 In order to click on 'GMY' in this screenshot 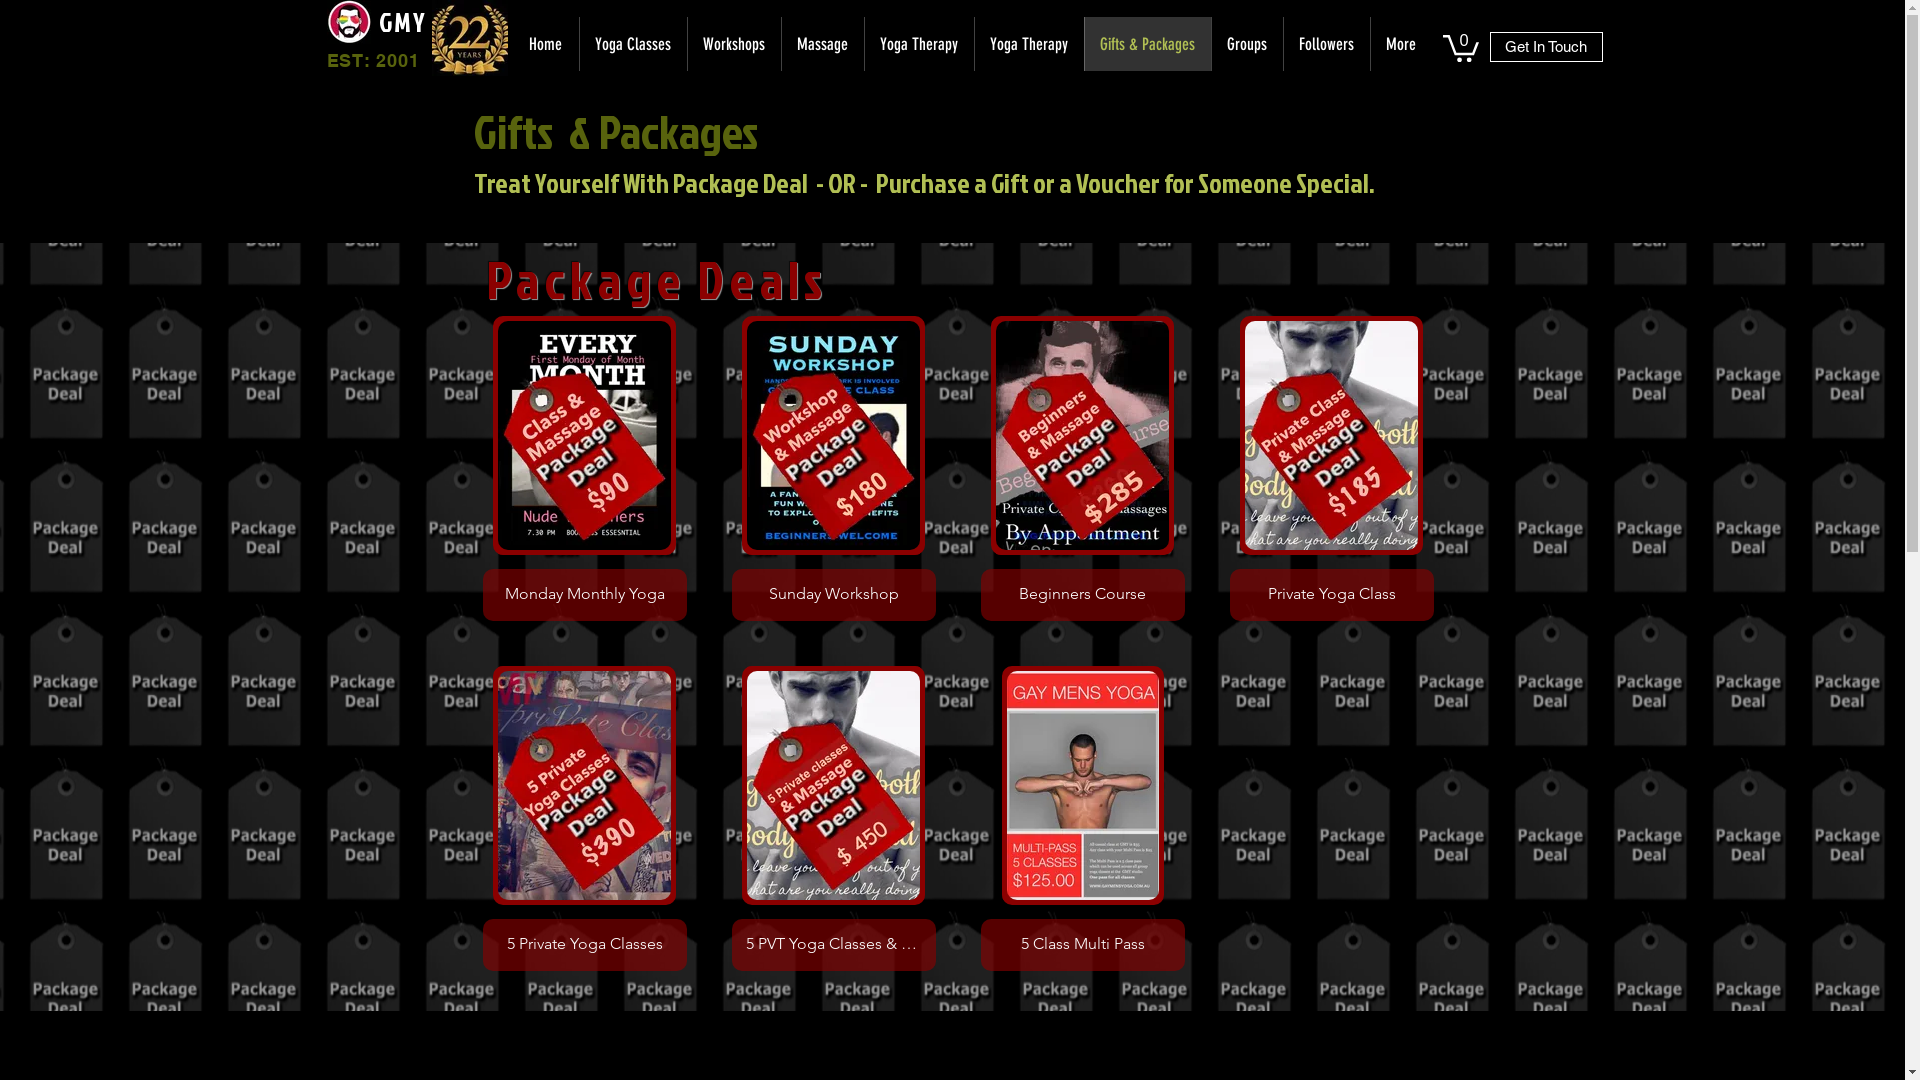, I will do `click(401, 22)`.